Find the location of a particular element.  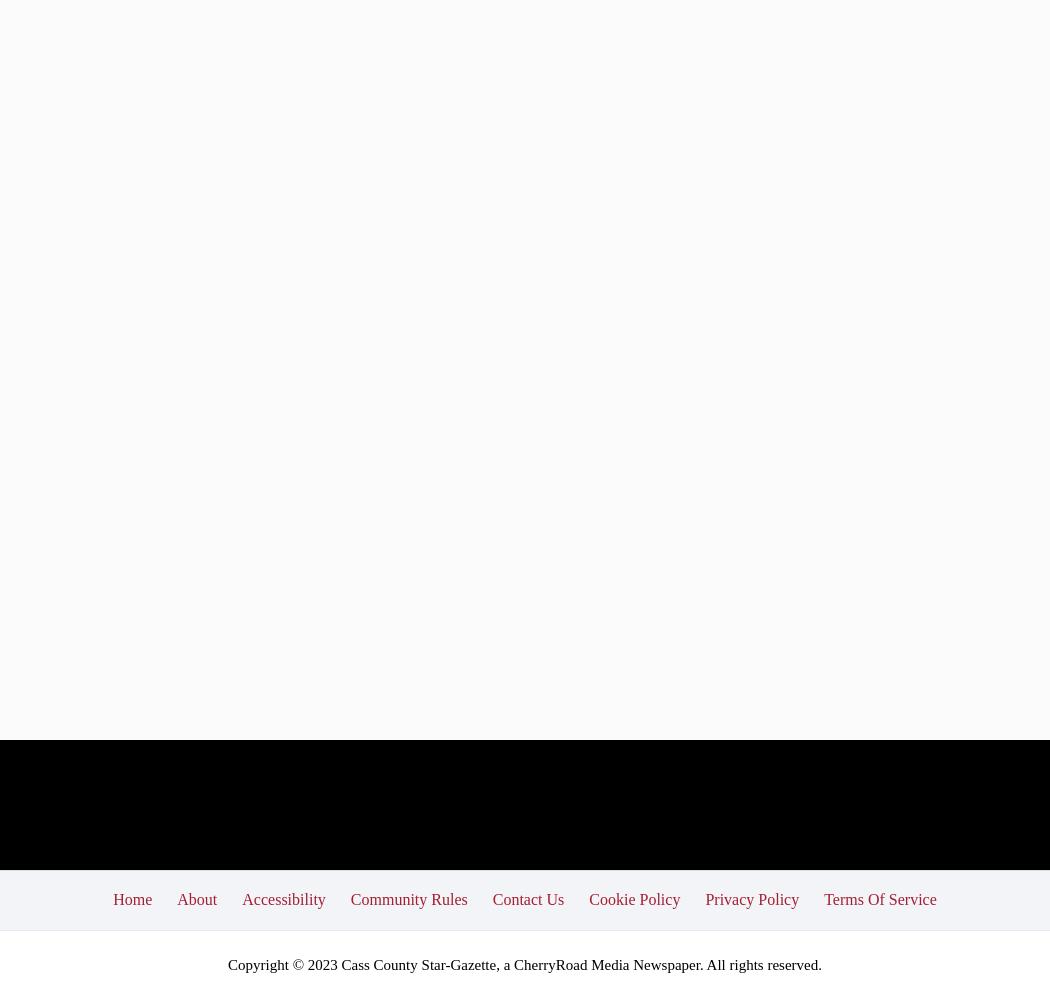

'Contact Us' is located at coordinates (528, 898).